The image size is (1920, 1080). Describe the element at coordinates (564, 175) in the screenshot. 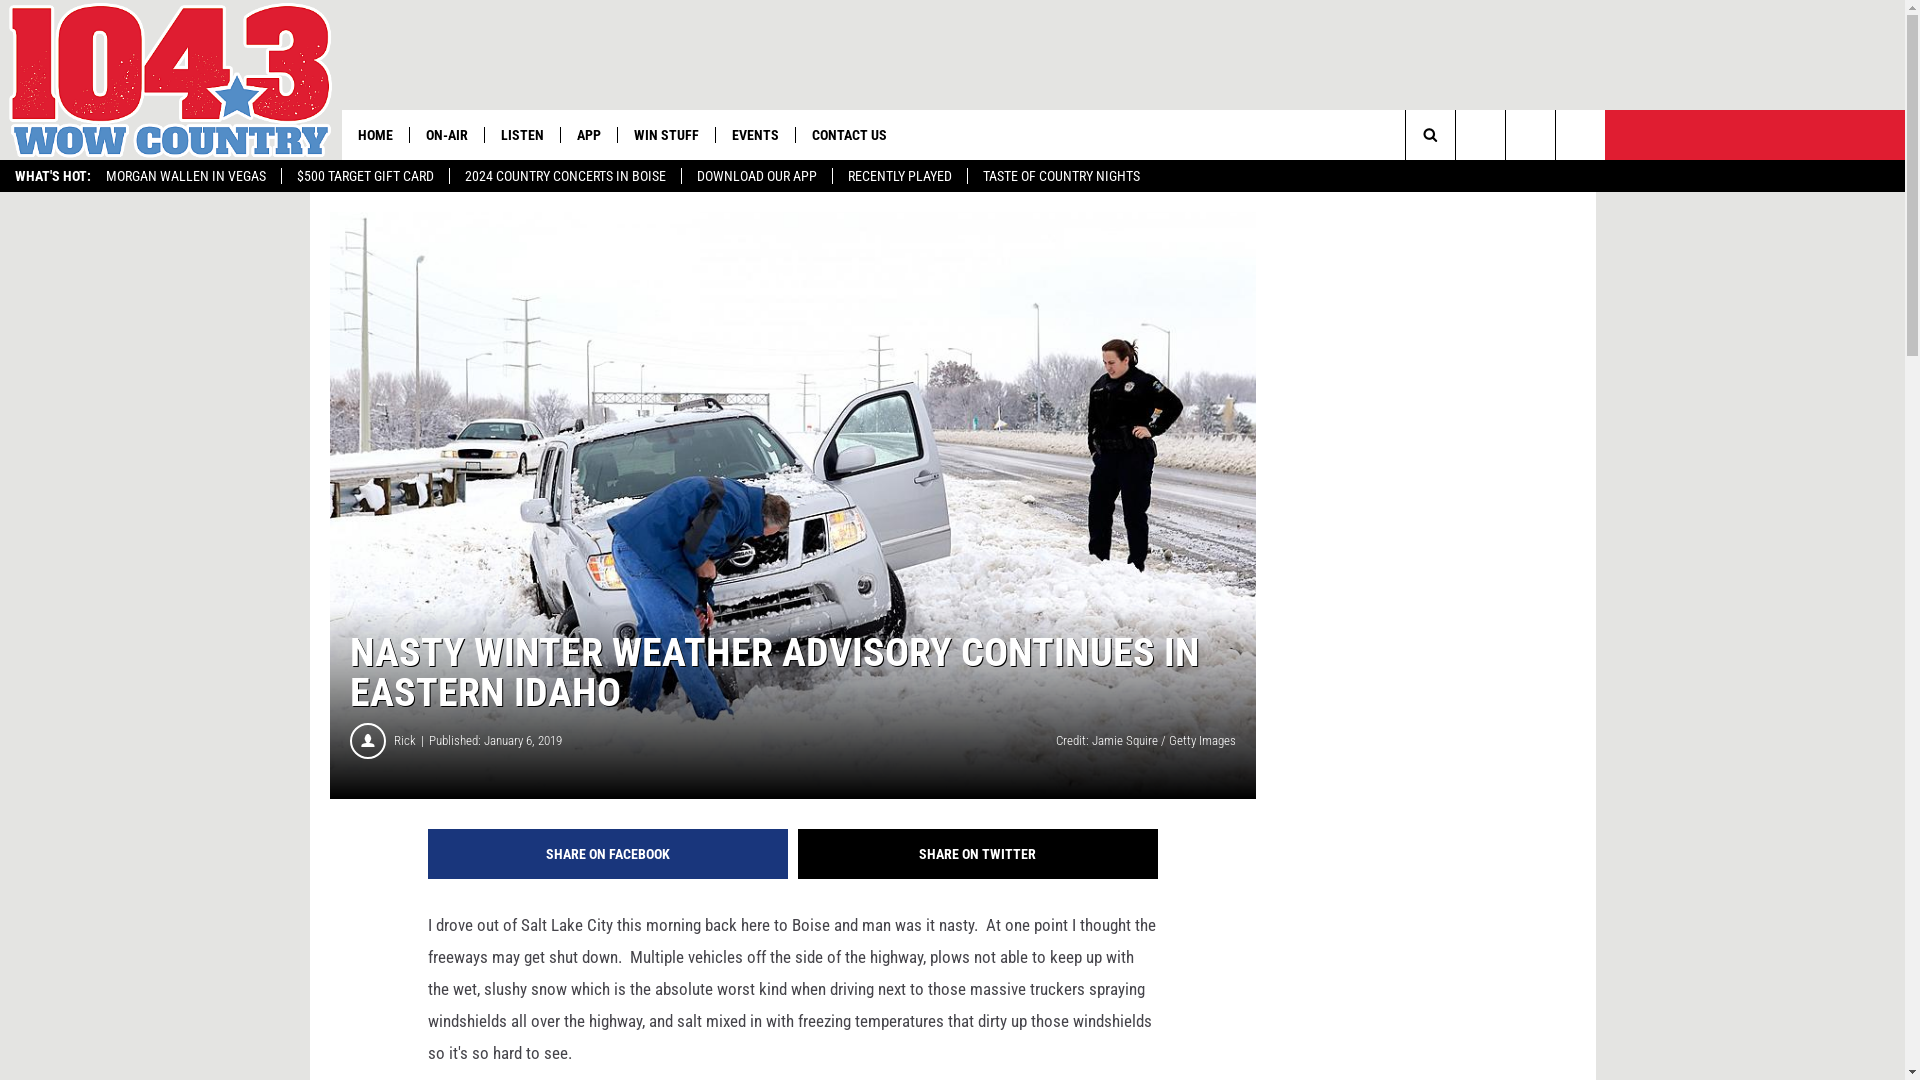

I see `'2024 COUNTRY CONCERTS IN BOISE'` at that location.